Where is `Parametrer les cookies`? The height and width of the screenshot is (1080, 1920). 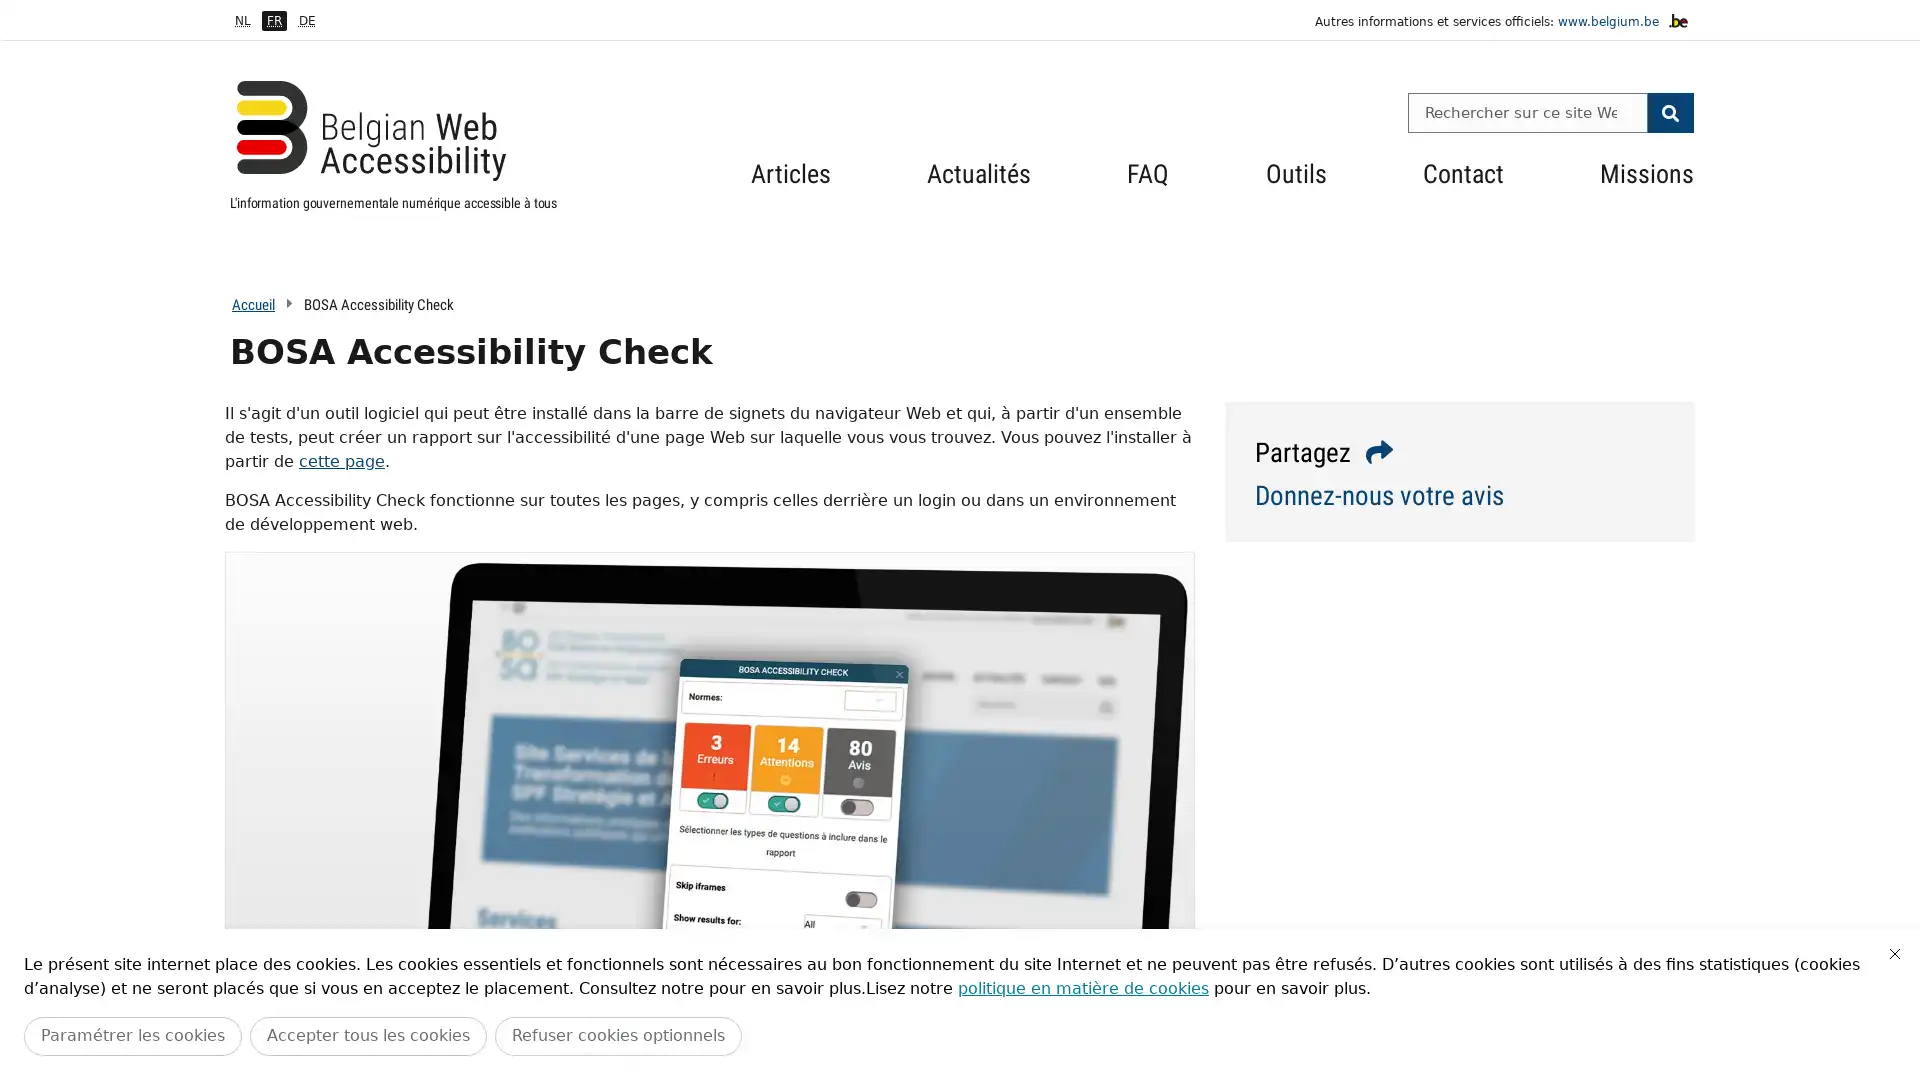 Parametrer les cookies is located at coordinates (132, 1035).